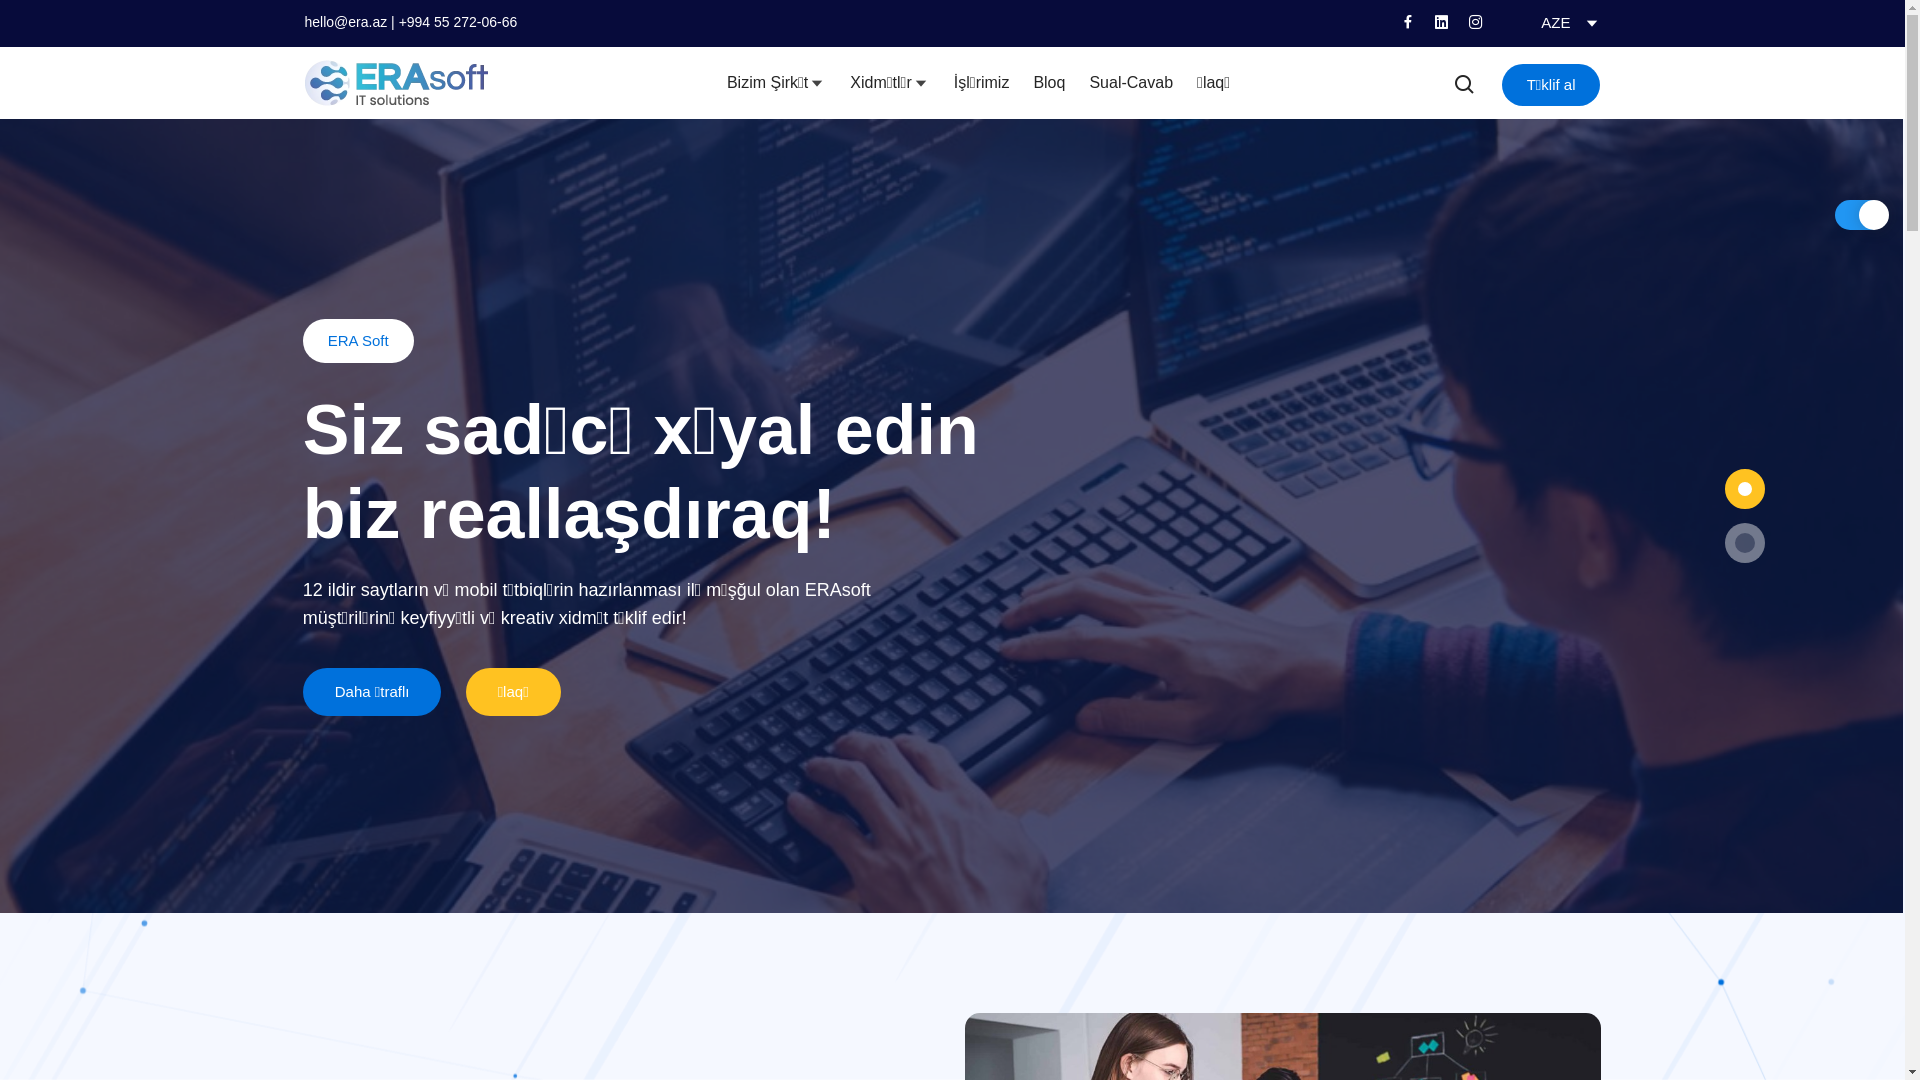  Describe the element at coordinates (1048, 82) in the screenshot. I see `'Bloq'` at that location.